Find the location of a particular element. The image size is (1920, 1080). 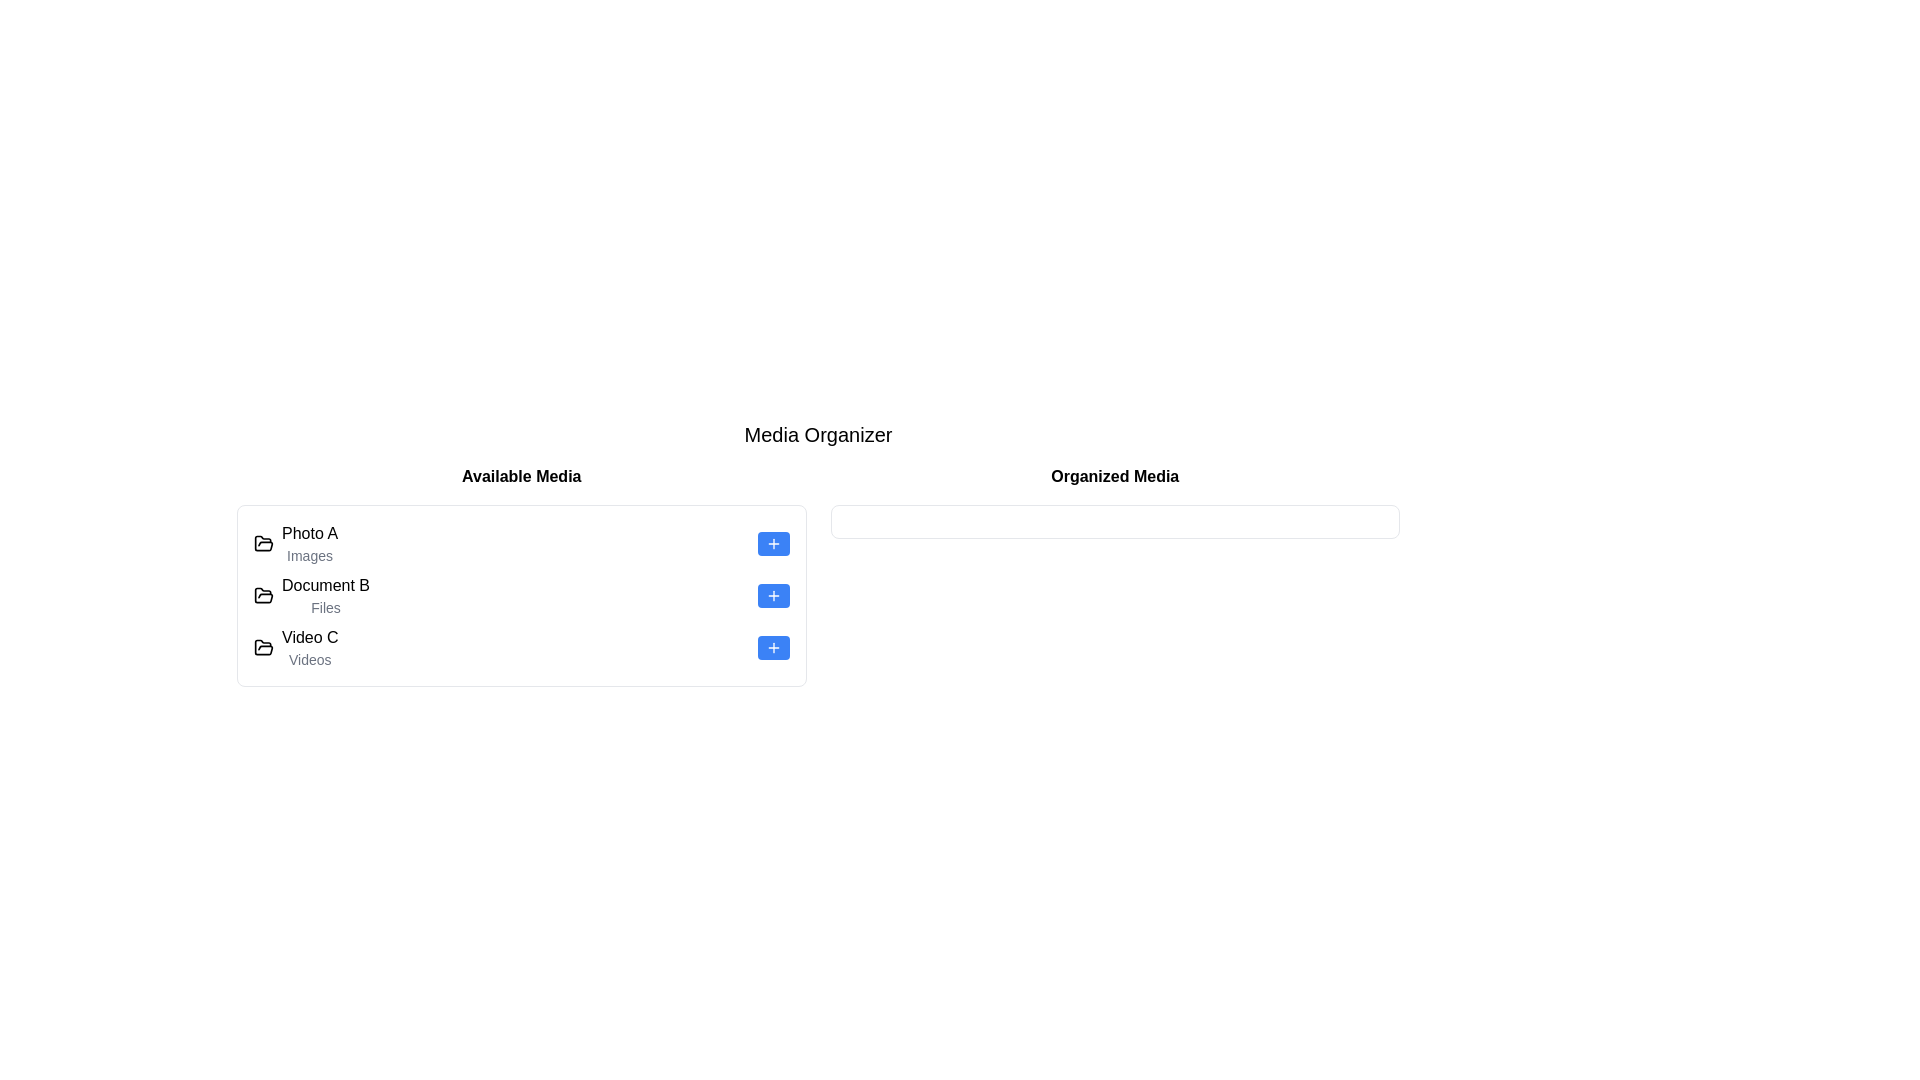

the button located directly to the right of the 'Document B' label in the 'Available Media' column, which is the second blue button from the top is located at coordinates (772, 595).